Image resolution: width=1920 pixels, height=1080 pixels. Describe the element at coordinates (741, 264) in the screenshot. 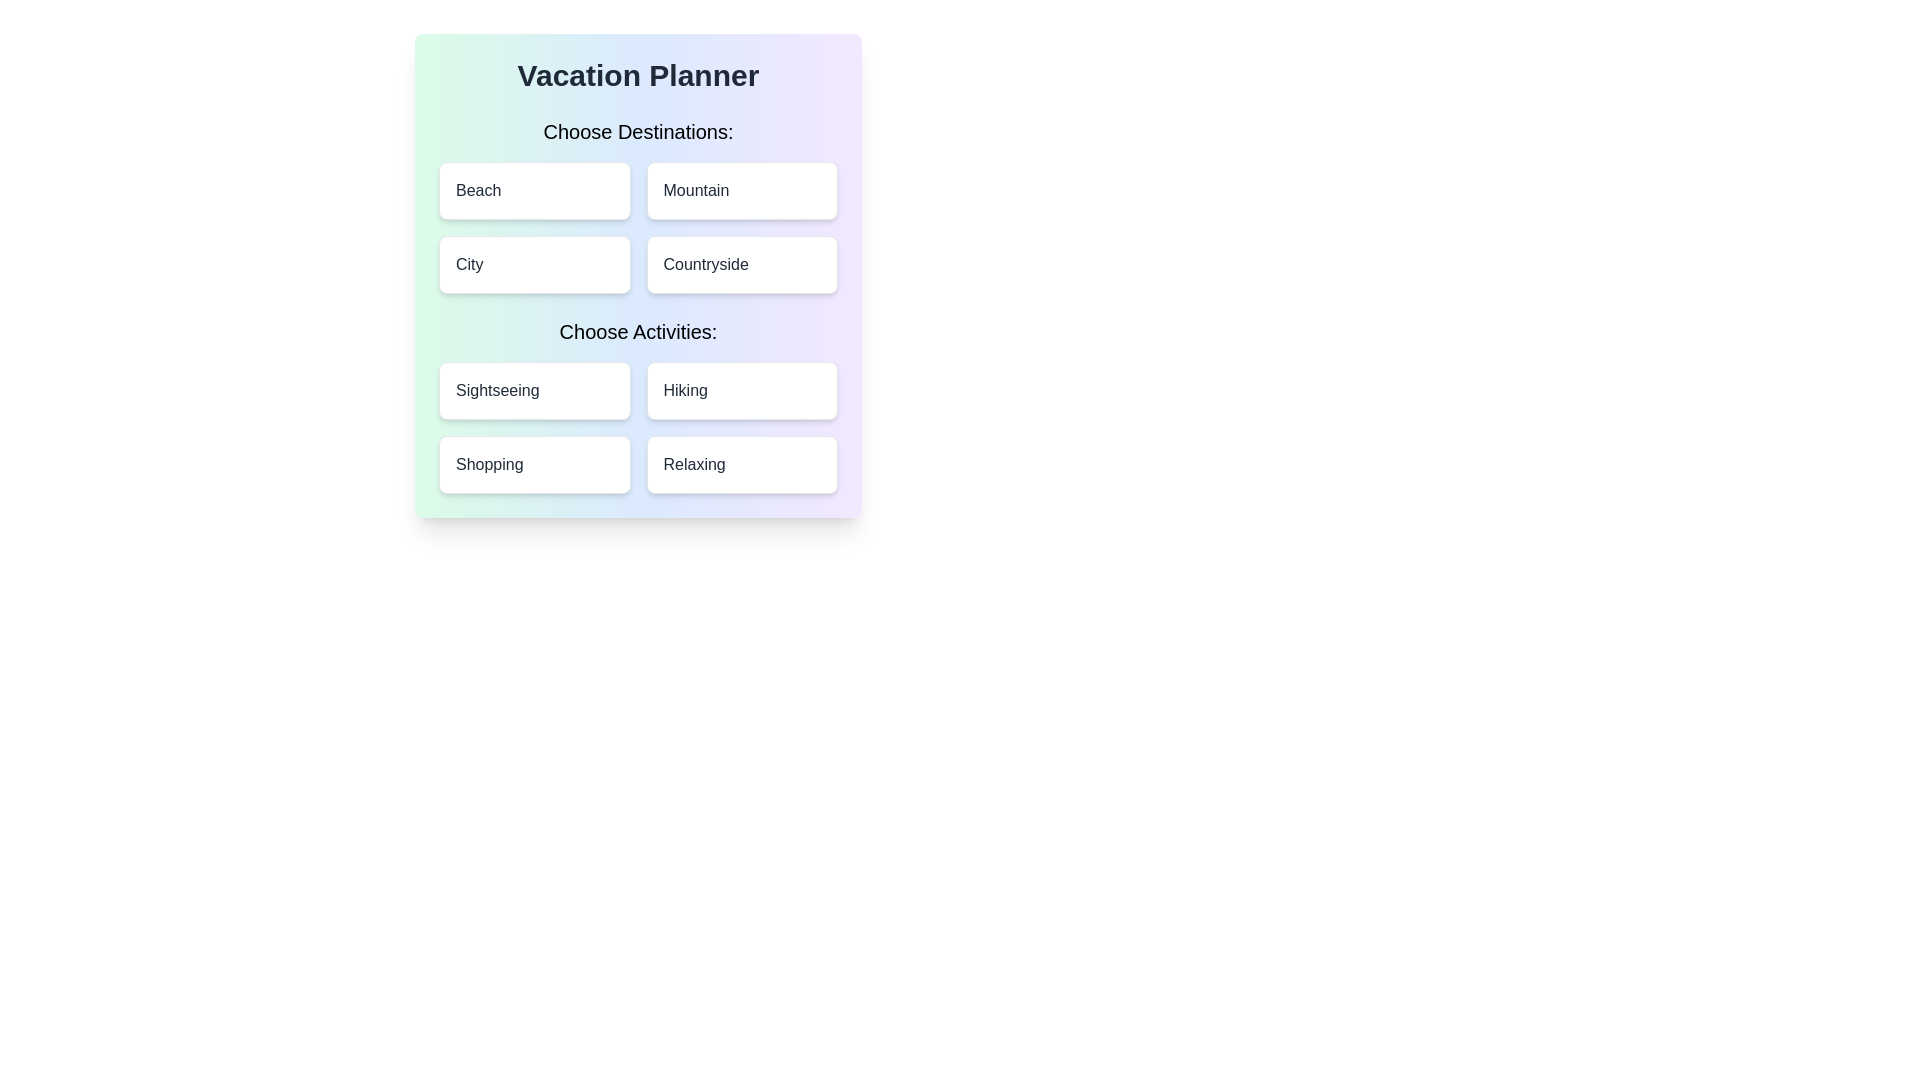

I see `the 'Countryside' button located in the bottom-right of the 'Choose Destinations' grid` at that location.